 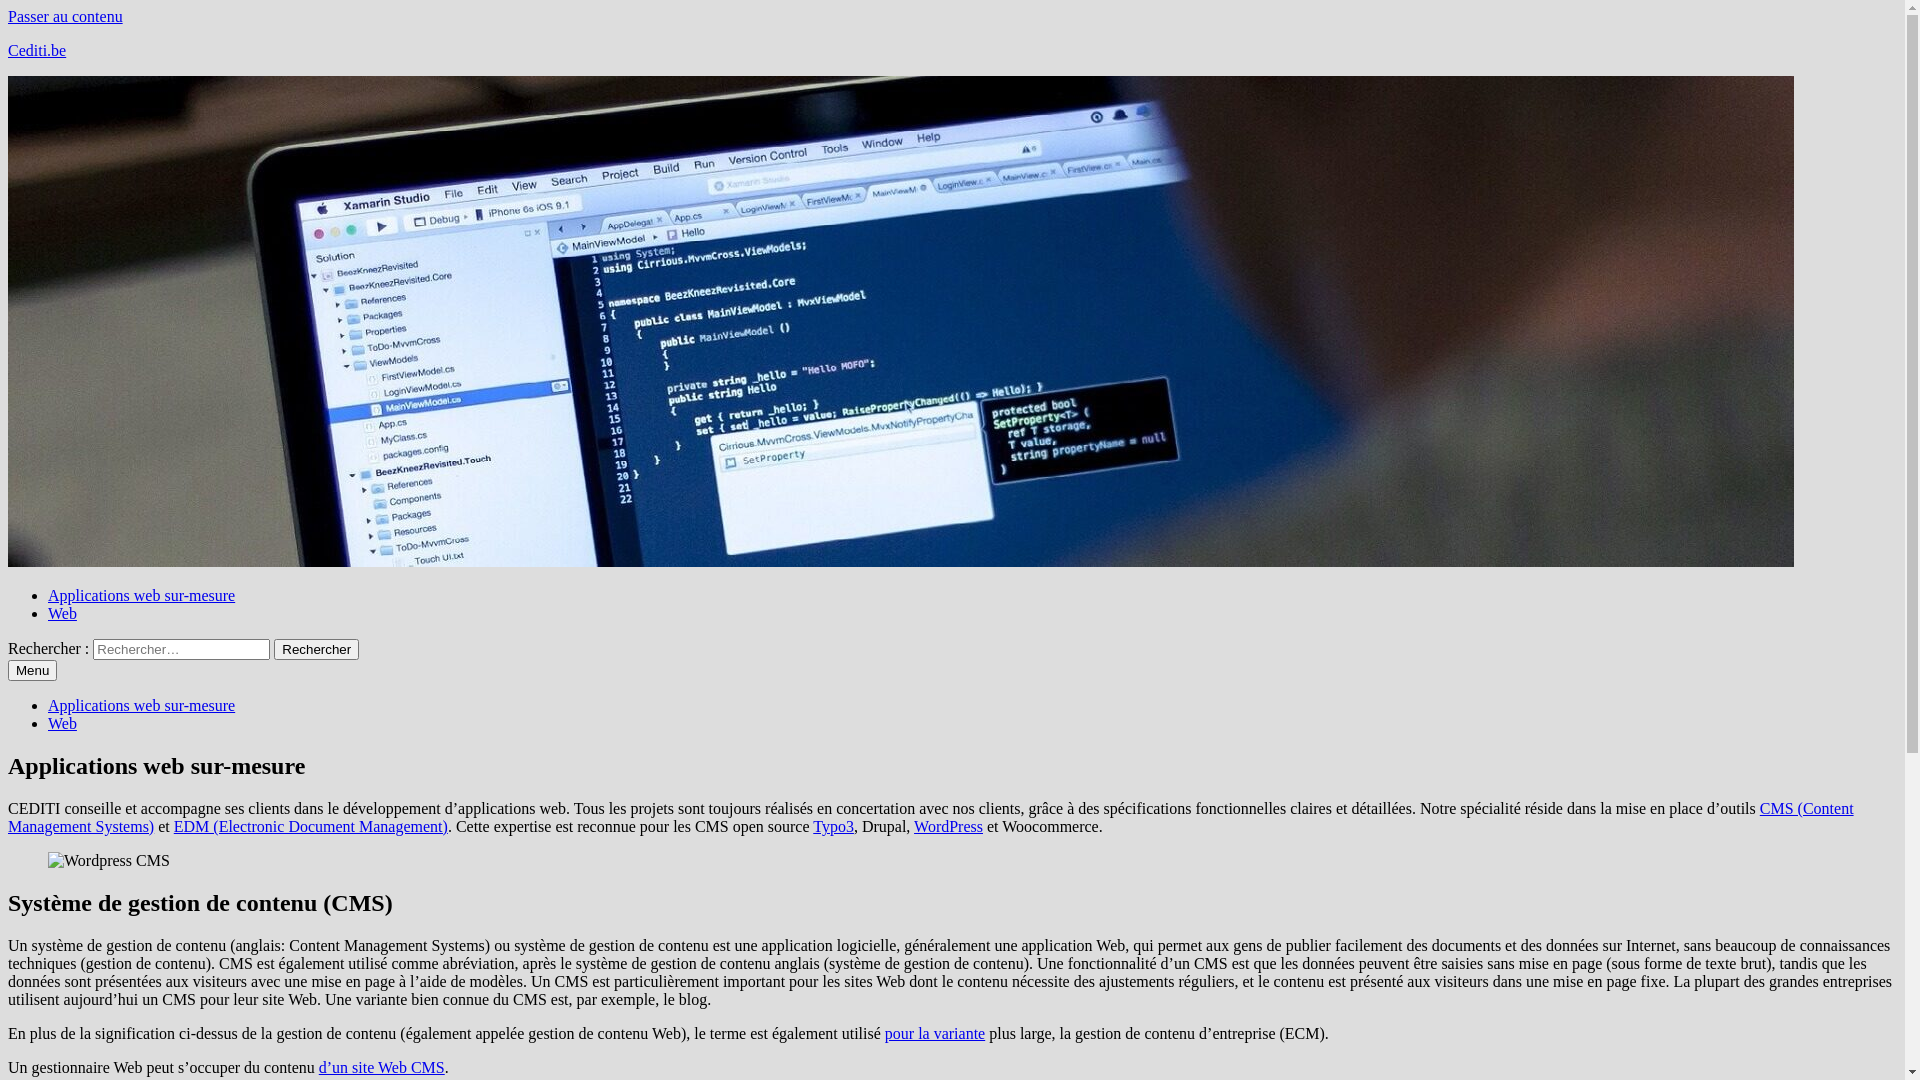 I want to click on 'WordPress', so click(x=947, y=826).